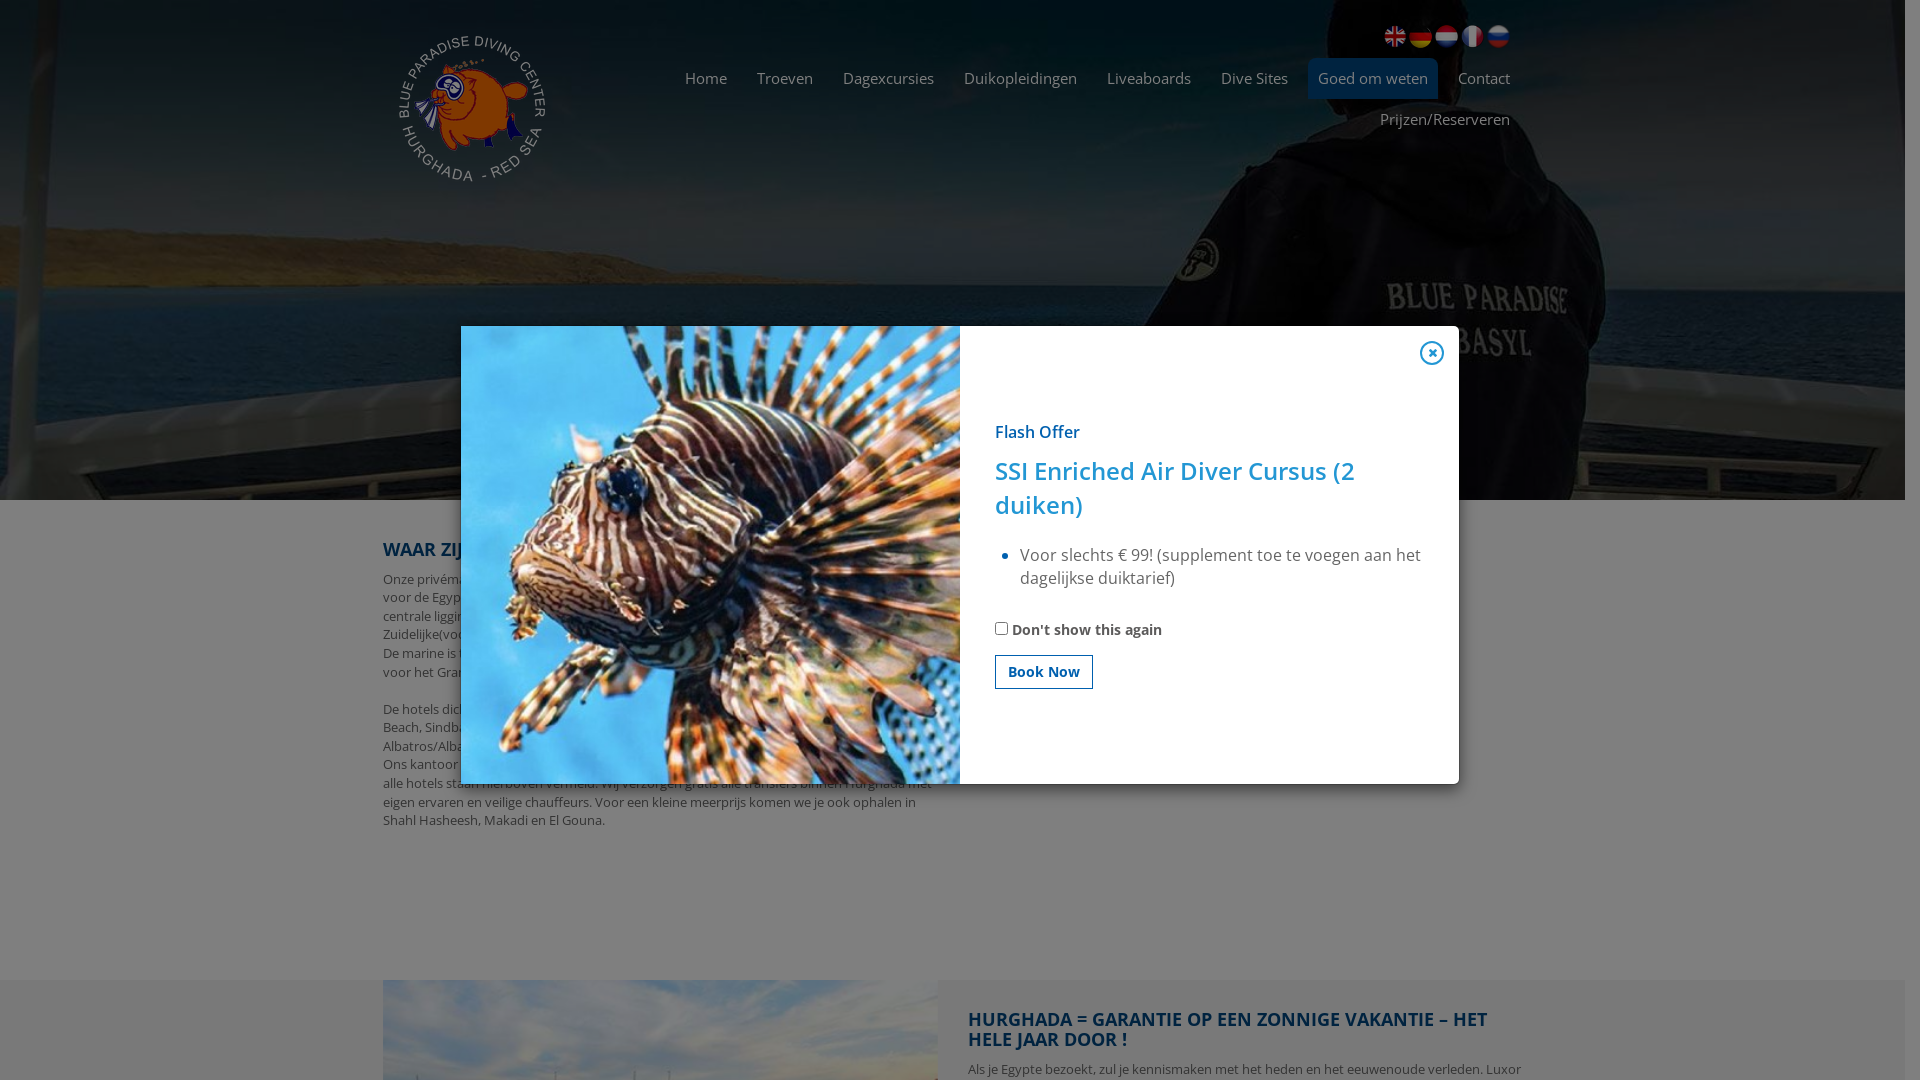 The image size is (1920, 1080). I want to click on 'Dive Sites', so click(1253, 77).